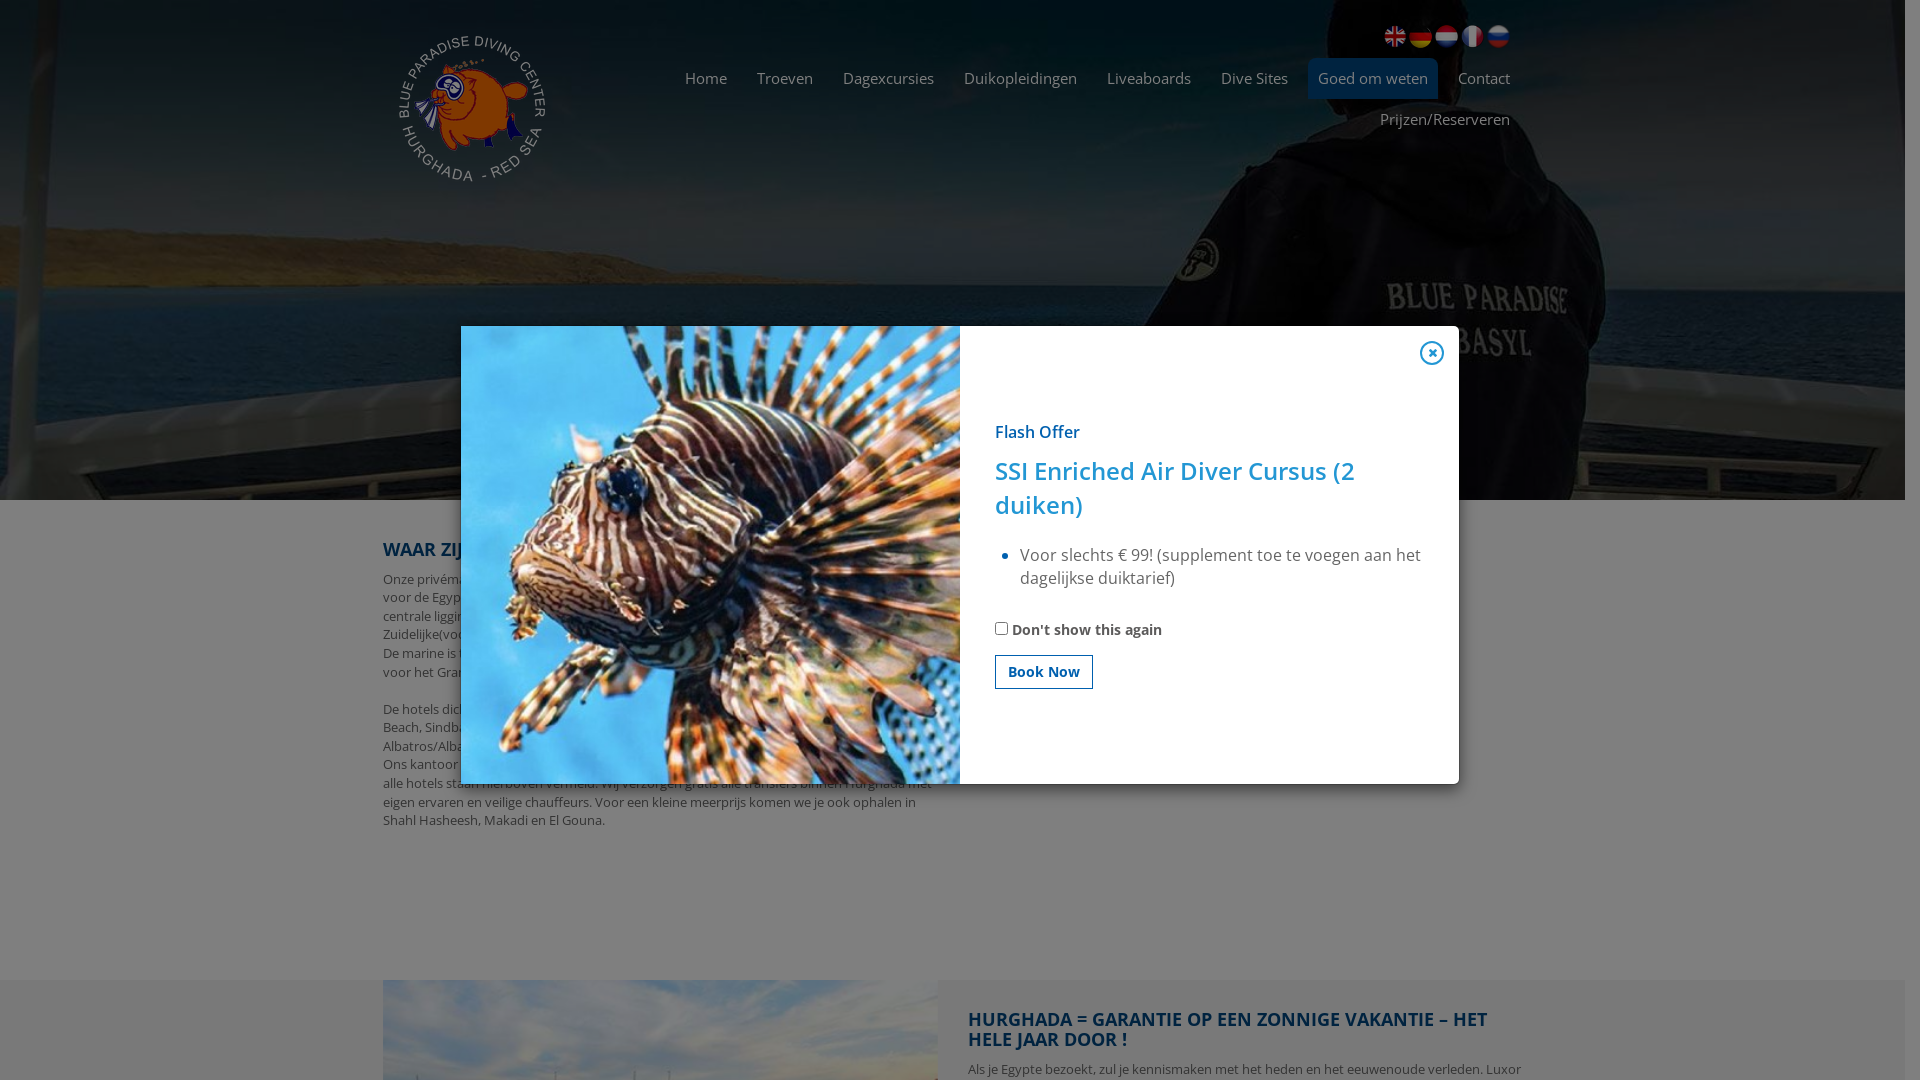 The image size is (1920, 1080). I want to click on 'Dive Sites', so click(1253, 77).